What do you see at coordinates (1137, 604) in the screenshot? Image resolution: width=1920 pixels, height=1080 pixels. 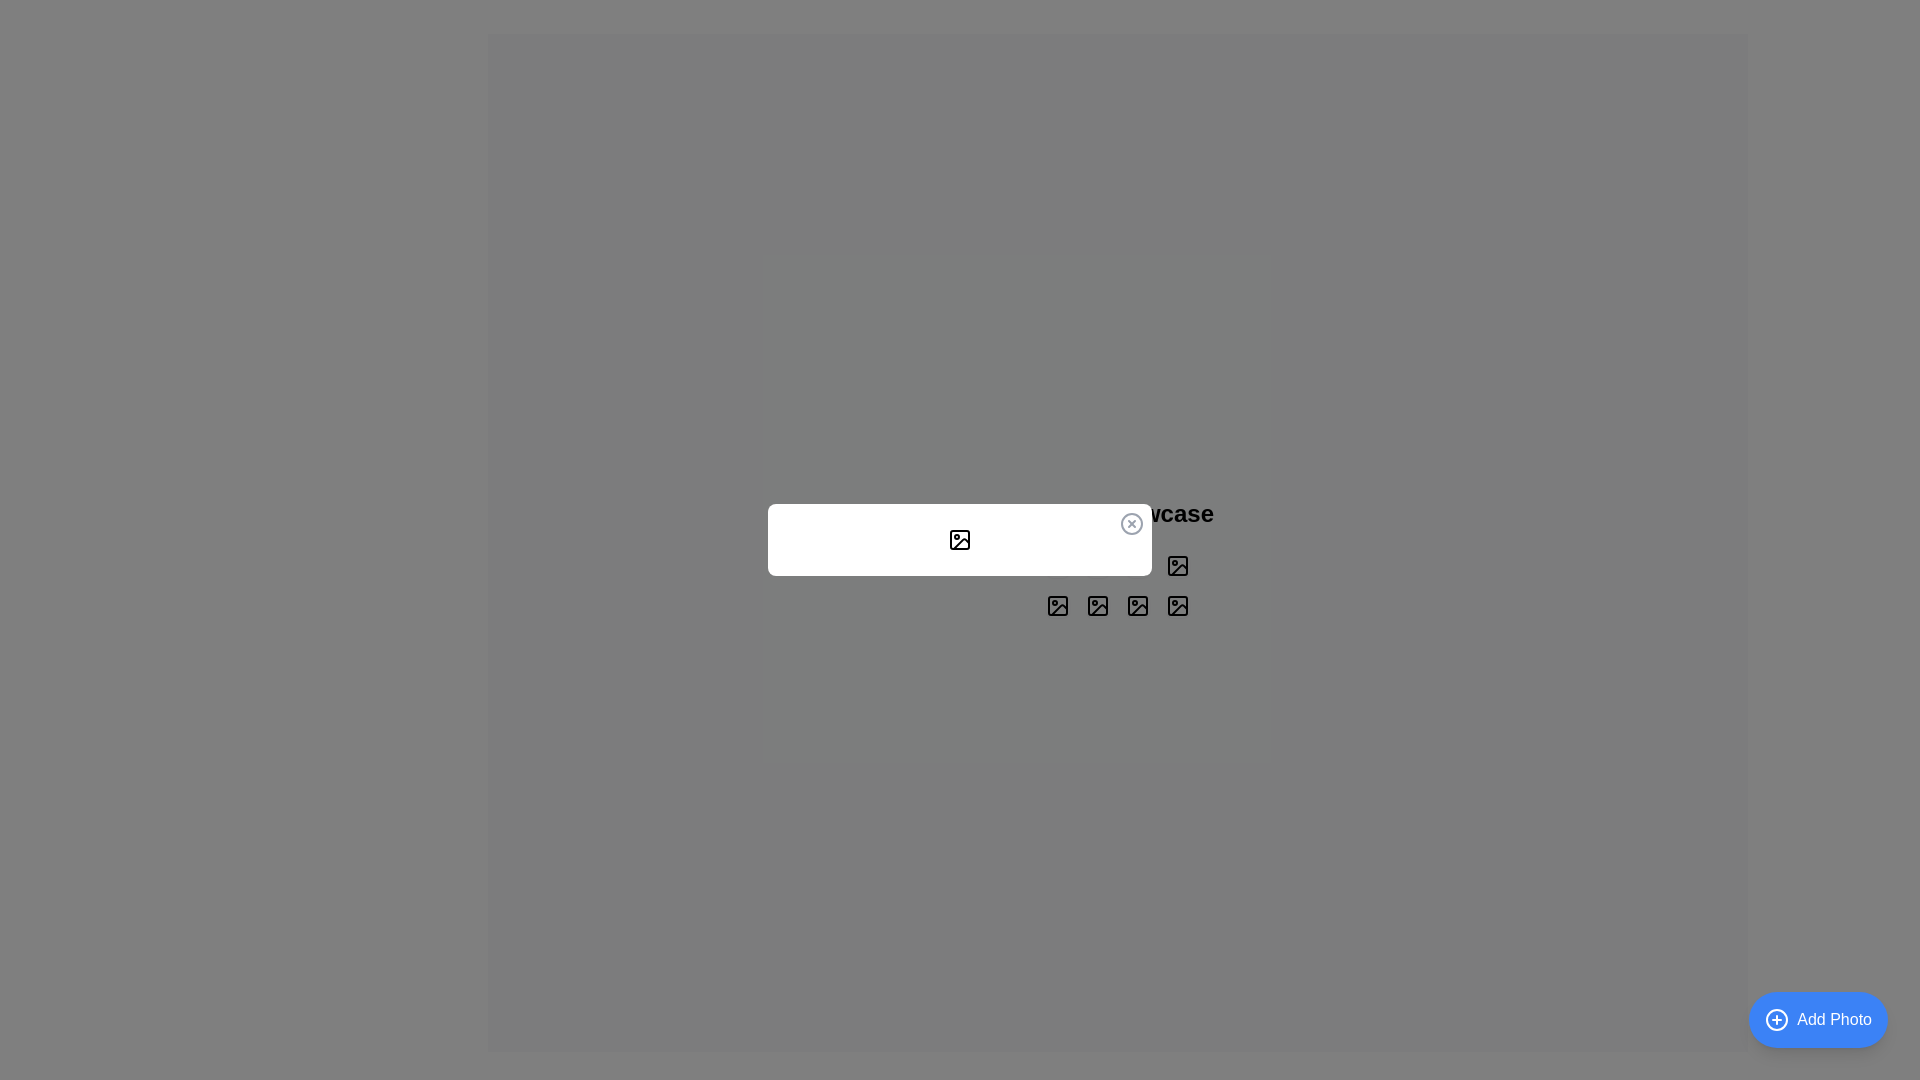 I see `the fourth thumbnail in the bottom grid of images` at bounding box center [1137, 604].